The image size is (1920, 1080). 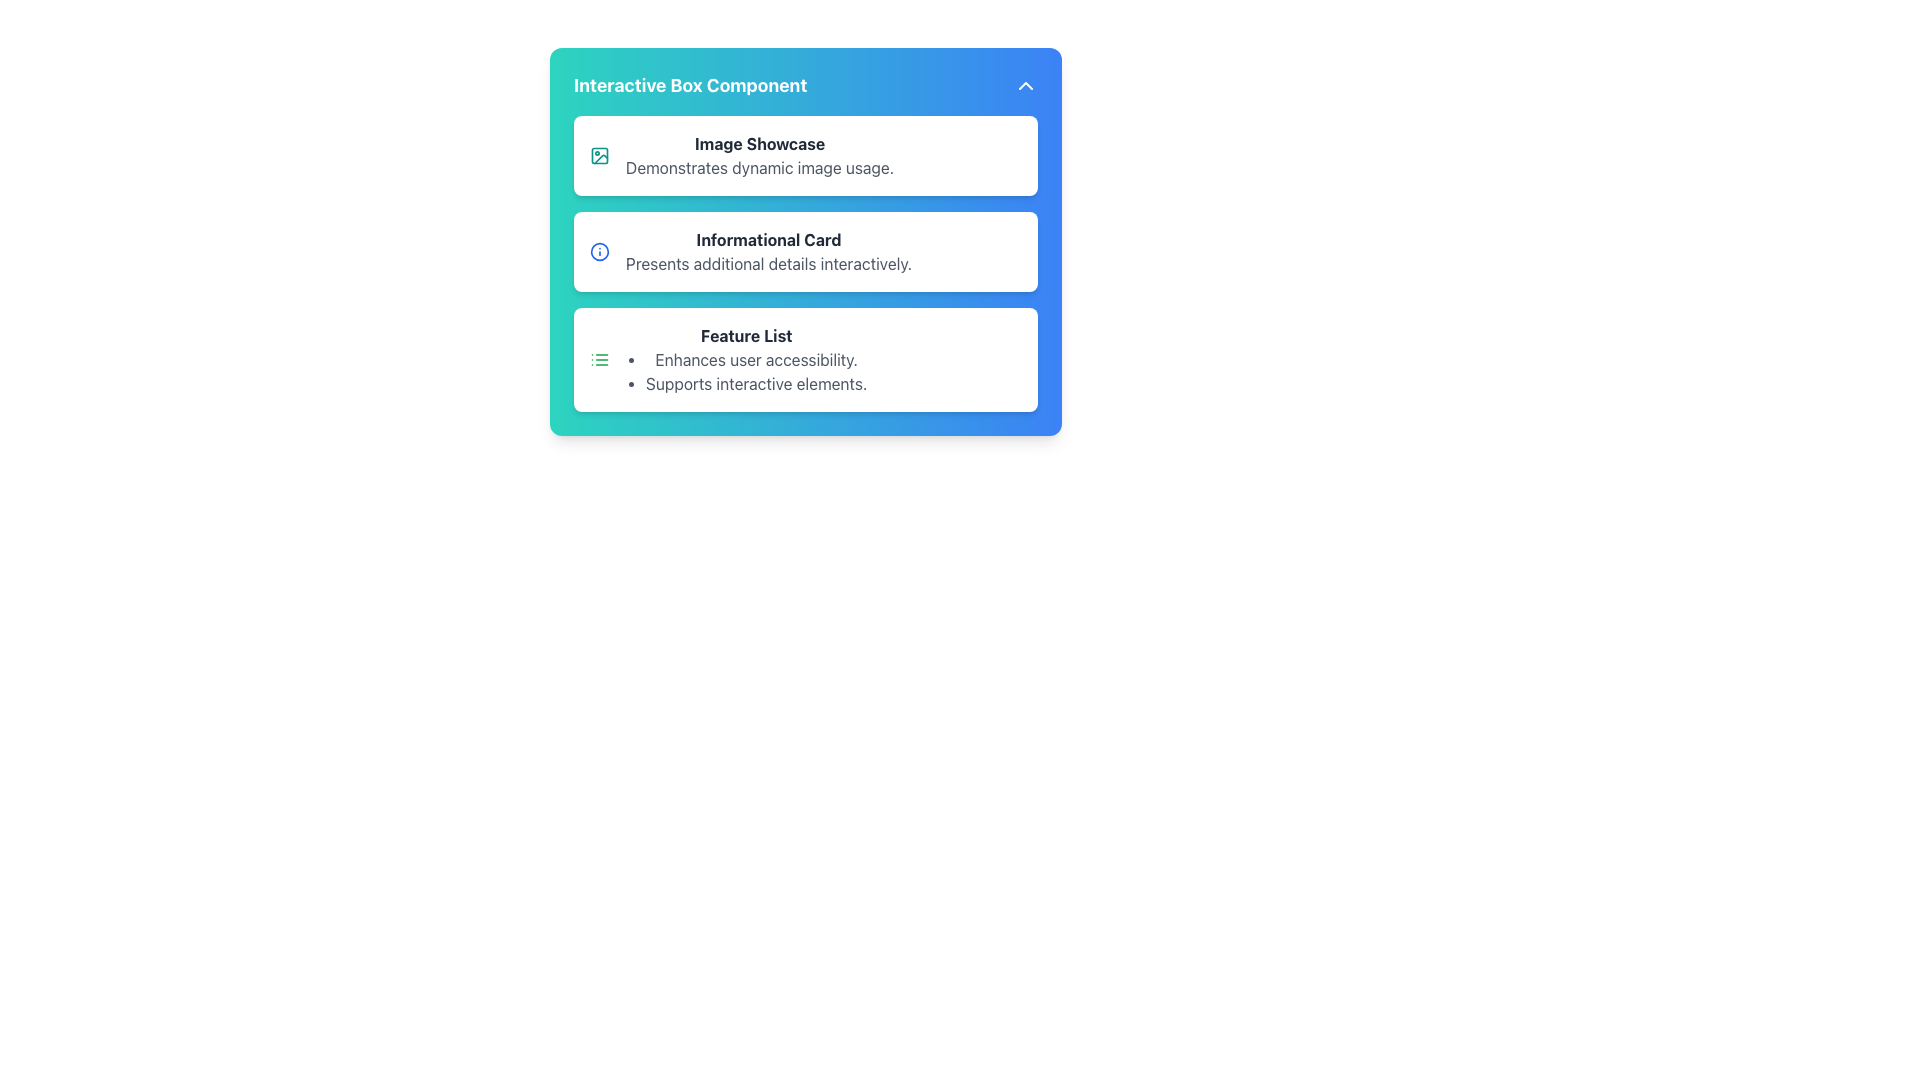 I want to click on the static text reading 'Presents additional details interactively' located directly below the title 'Informational Card' in the 'Interactive Box Component', so click(x=767, y=262).